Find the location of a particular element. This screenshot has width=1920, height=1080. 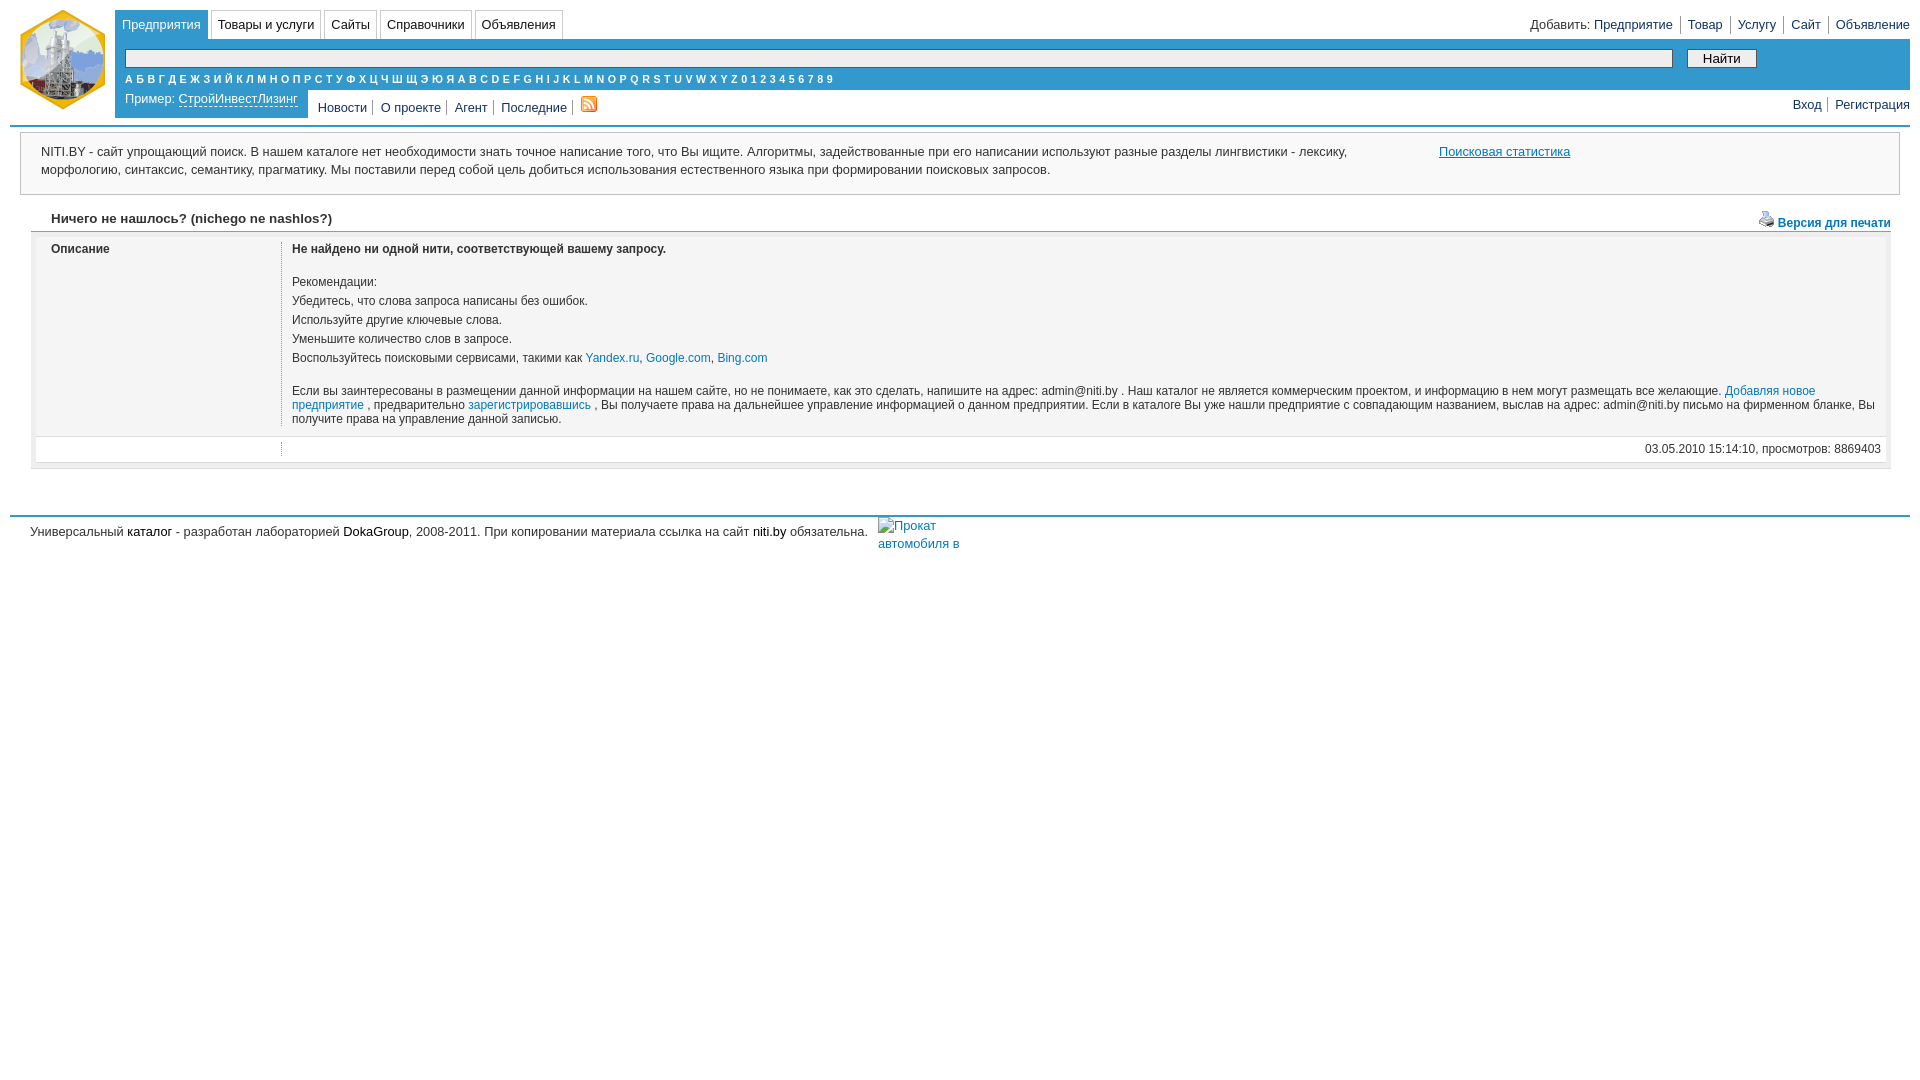

'0' is located at coordinates (743, 77).